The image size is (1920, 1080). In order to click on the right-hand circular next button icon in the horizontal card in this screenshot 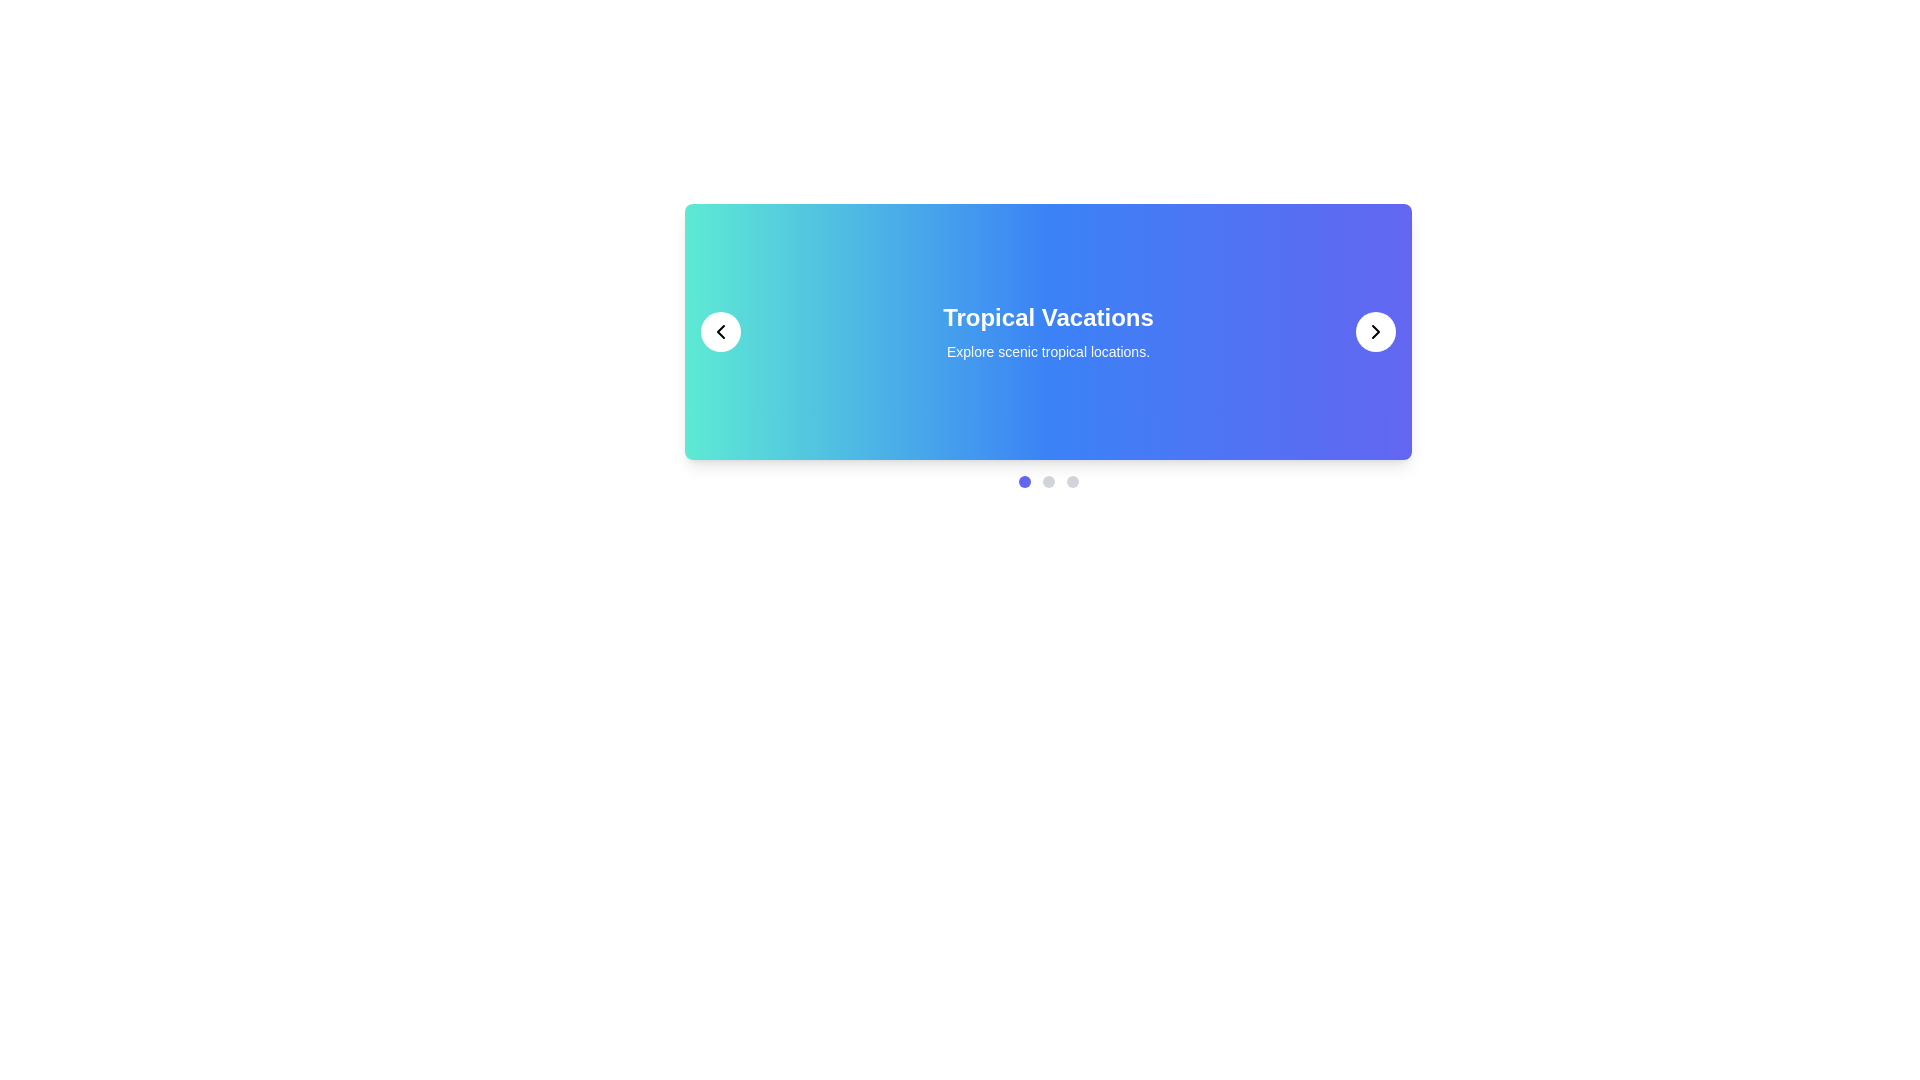, I will do `click(1375, 330)`.